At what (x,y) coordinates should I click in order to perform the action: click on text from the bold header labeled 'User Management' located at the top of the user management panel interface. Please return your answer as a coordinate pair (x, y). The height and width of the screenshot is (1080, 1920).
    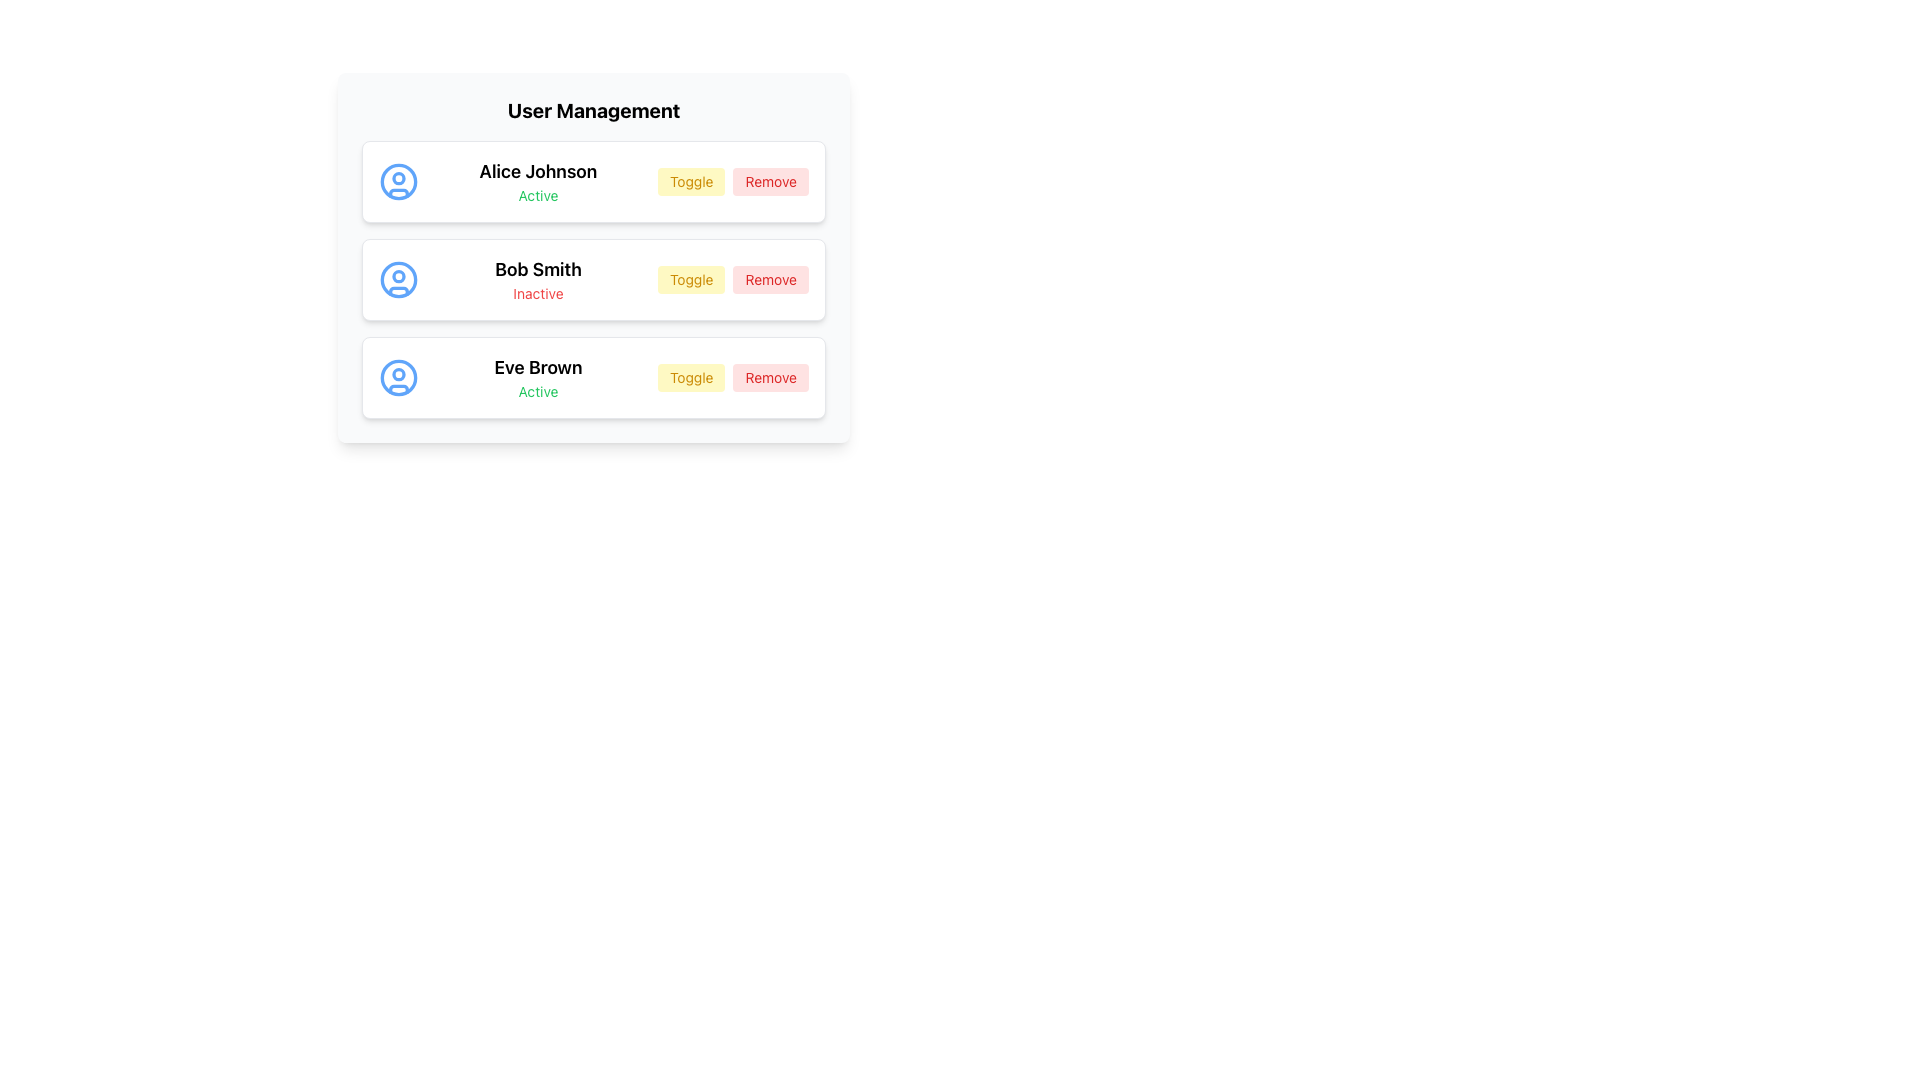
    Looking at the image, I should click on (593, 111).